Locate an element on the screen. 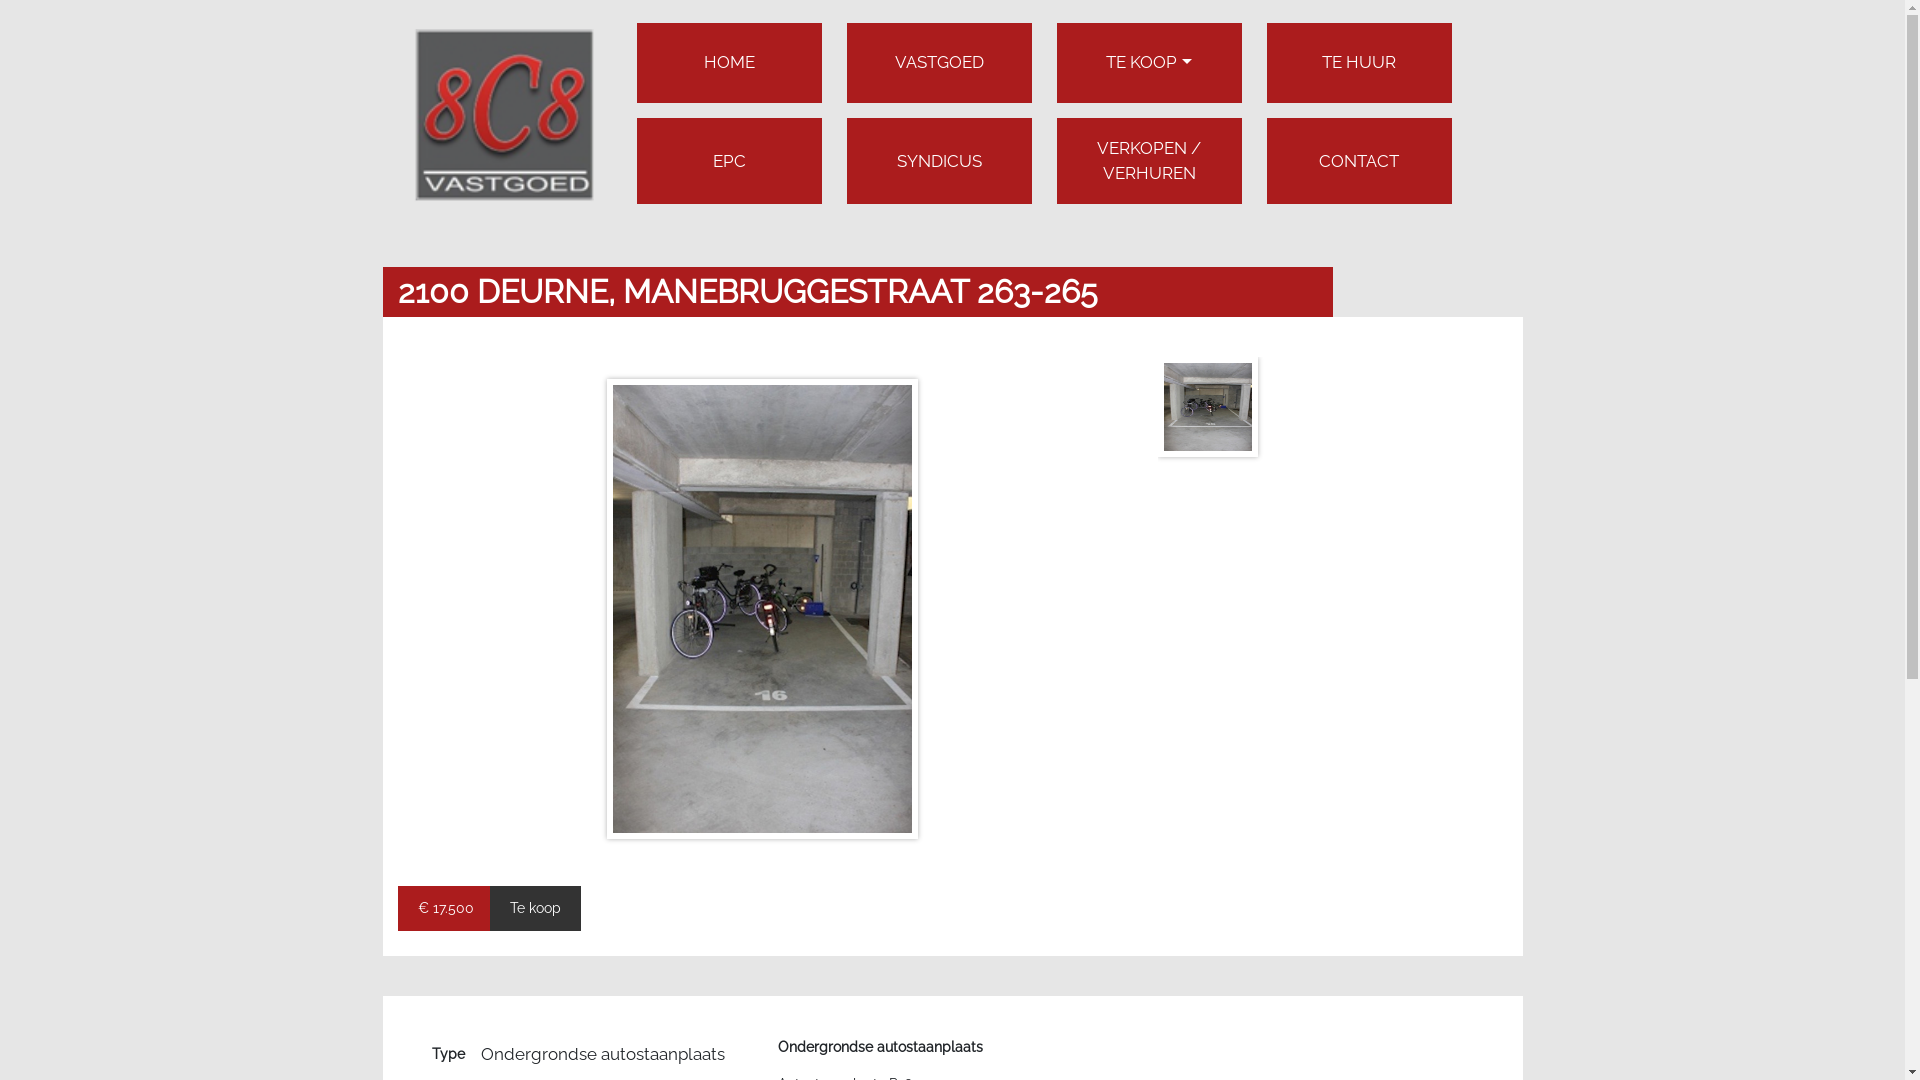  'VASTGOED' is located at coordinates (937, 61).